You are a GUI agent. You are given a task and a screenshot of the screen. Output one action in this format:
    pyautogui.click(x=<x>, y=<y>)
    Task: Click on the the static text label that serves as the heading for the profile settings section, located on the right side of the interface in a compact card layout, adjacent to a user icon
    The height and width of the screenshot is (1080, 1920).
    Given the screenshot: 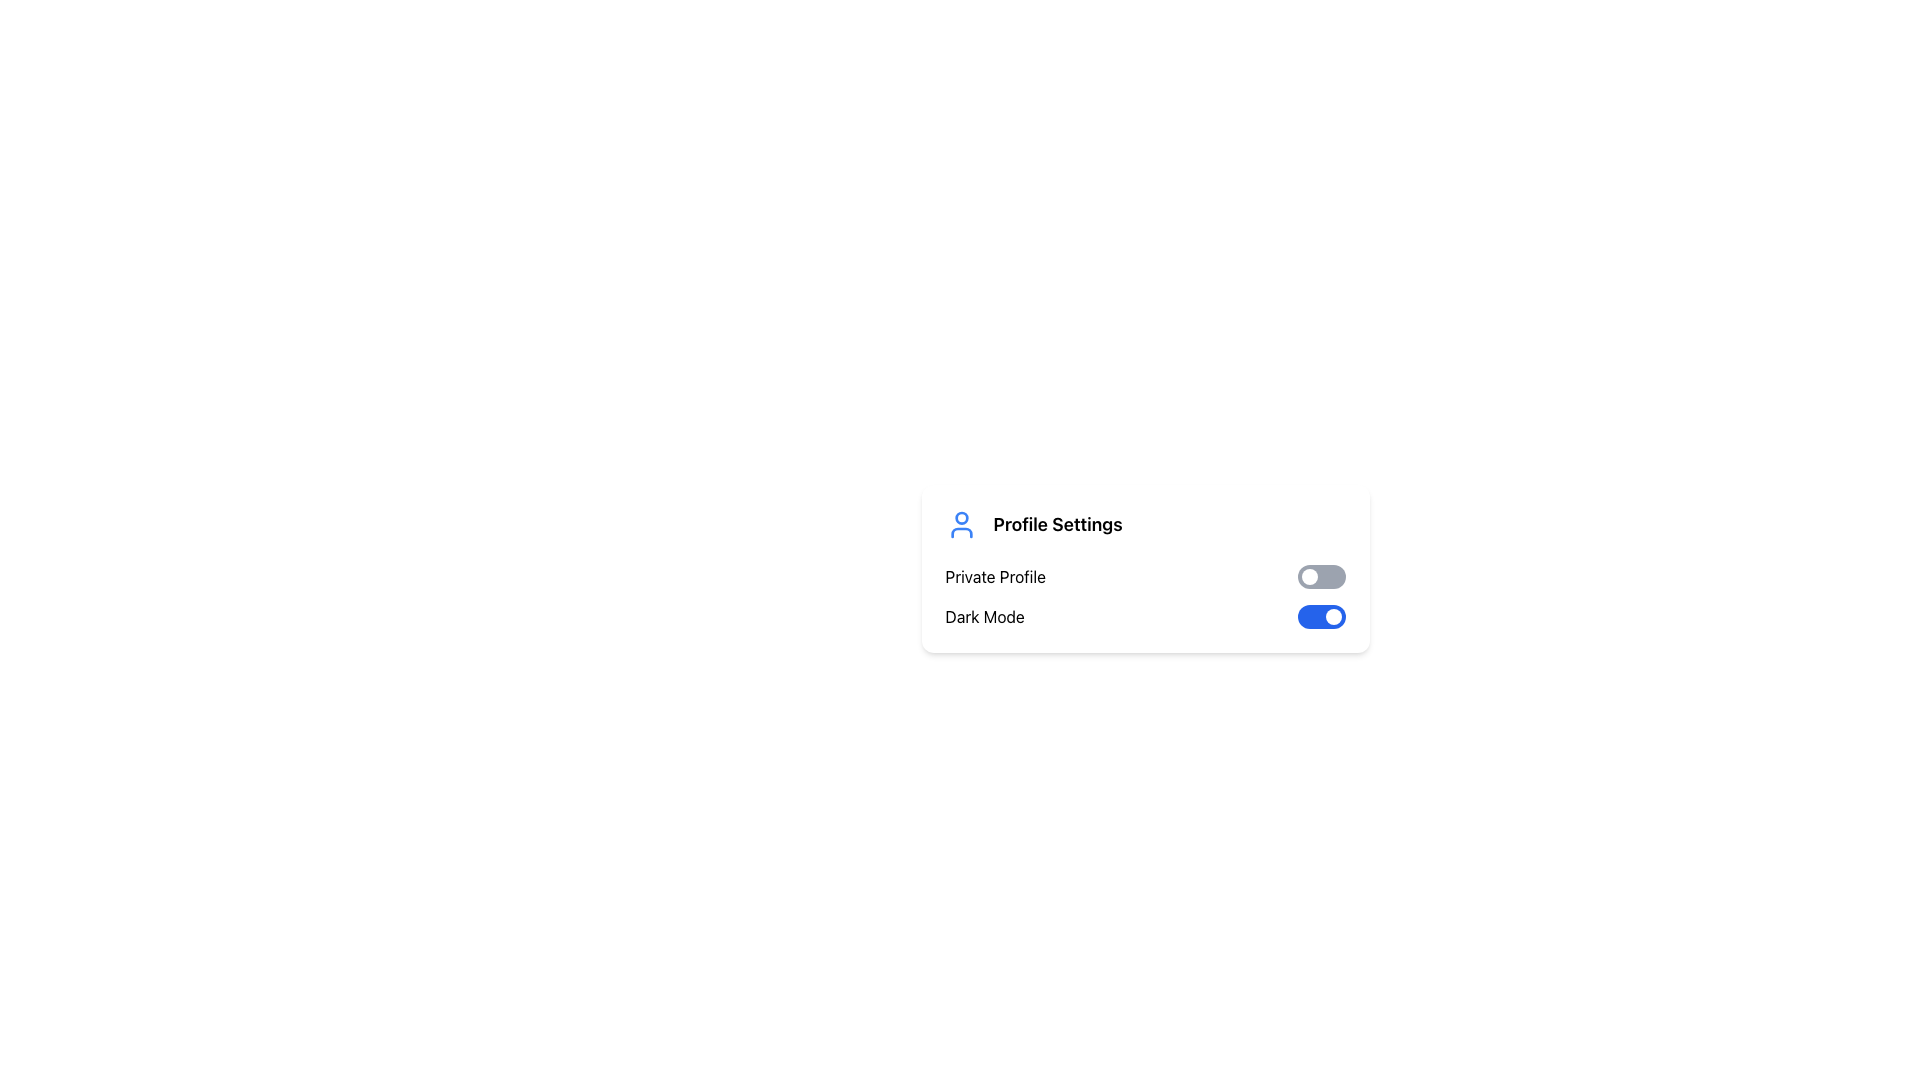 What is the action you would take?
    pyautogui.click(x=1057, y=523)
    